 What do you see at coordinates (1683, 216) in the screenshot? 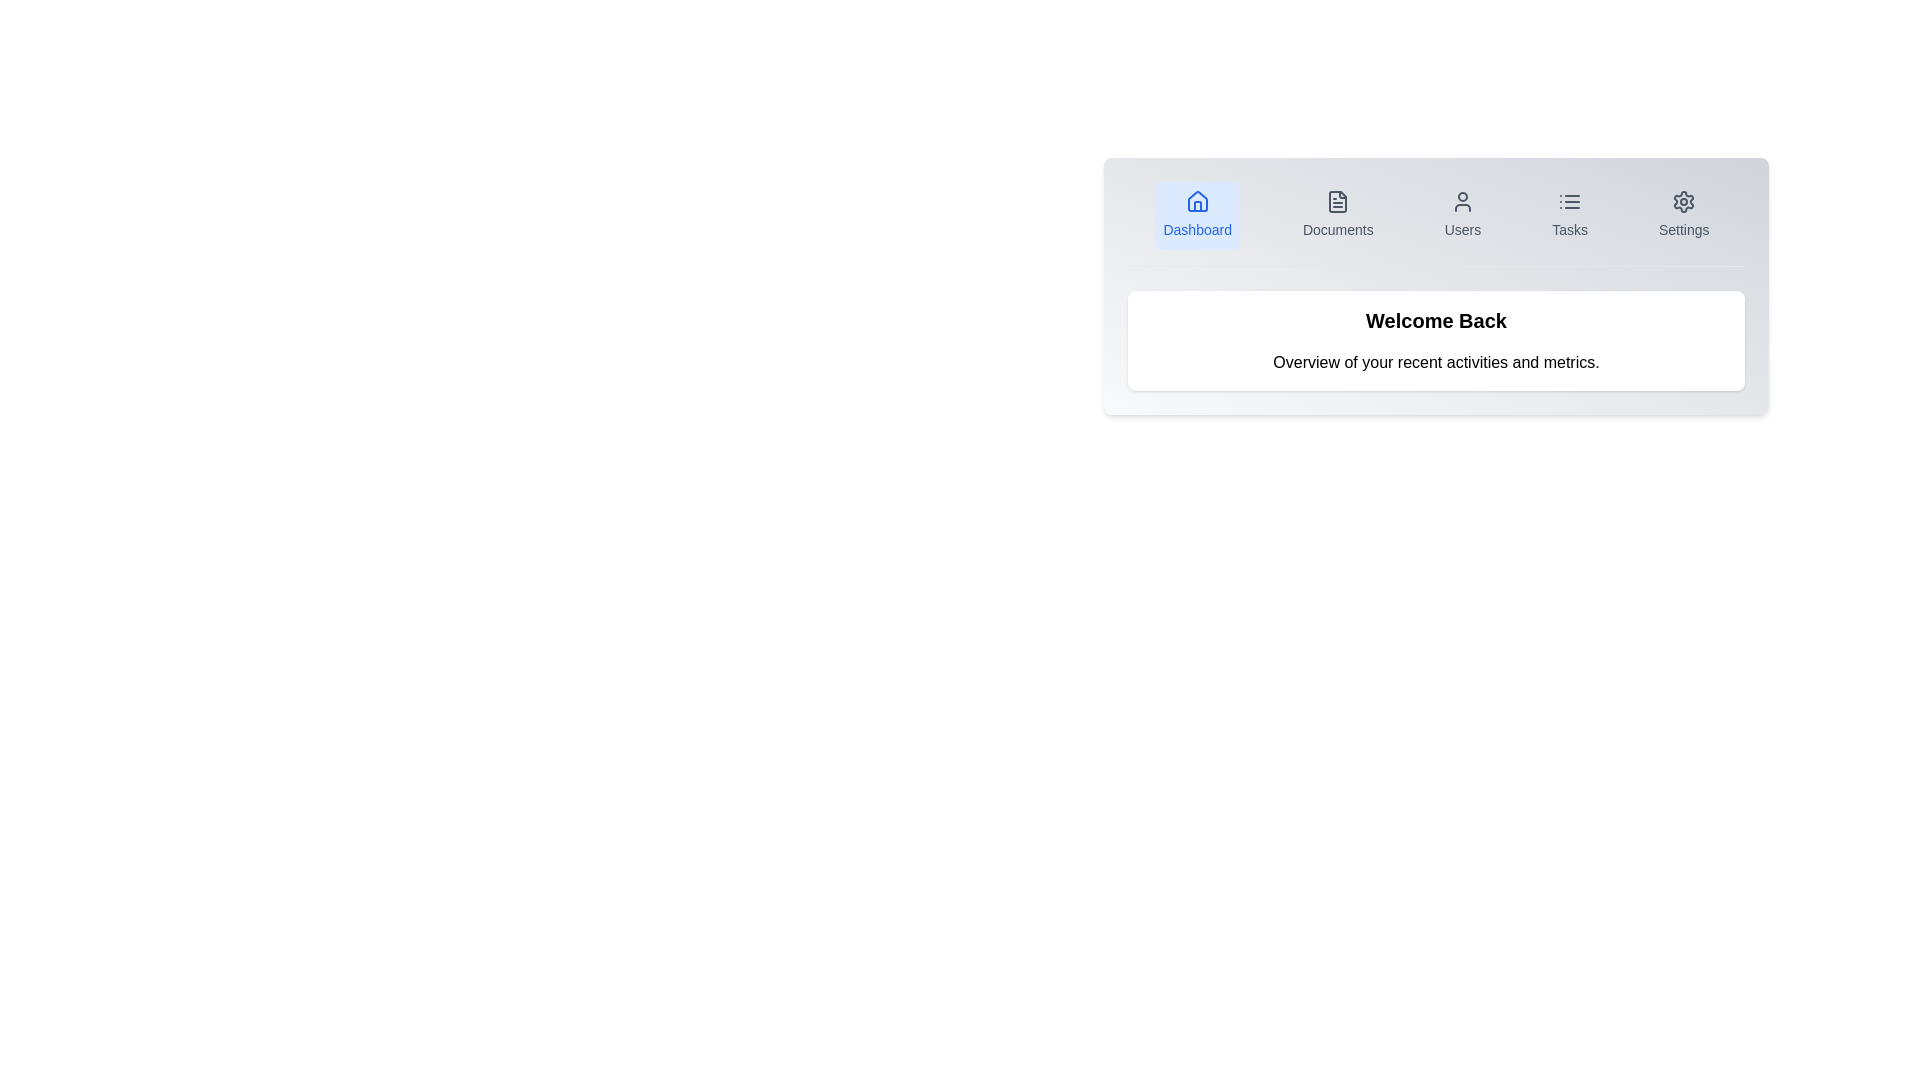
I see `the settings button located` at bounding box center [1683, 216].